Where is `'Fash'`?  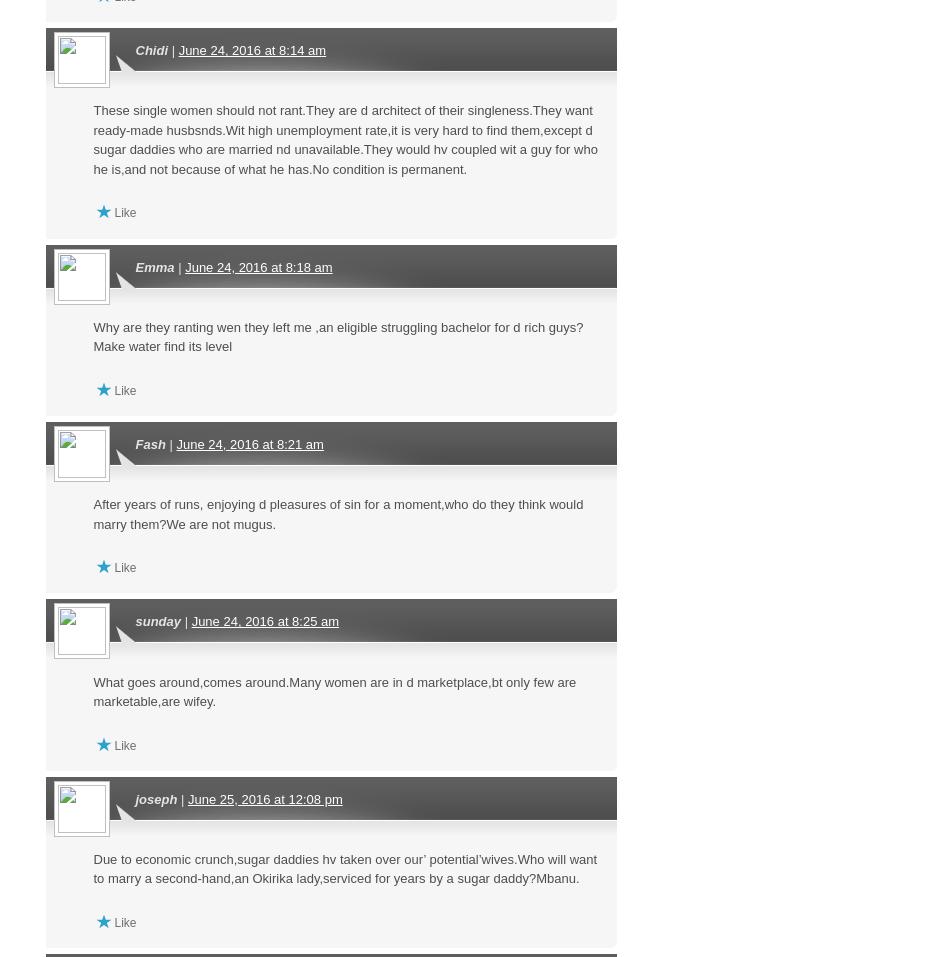 'Fash' is located at coordinates (149, 442).